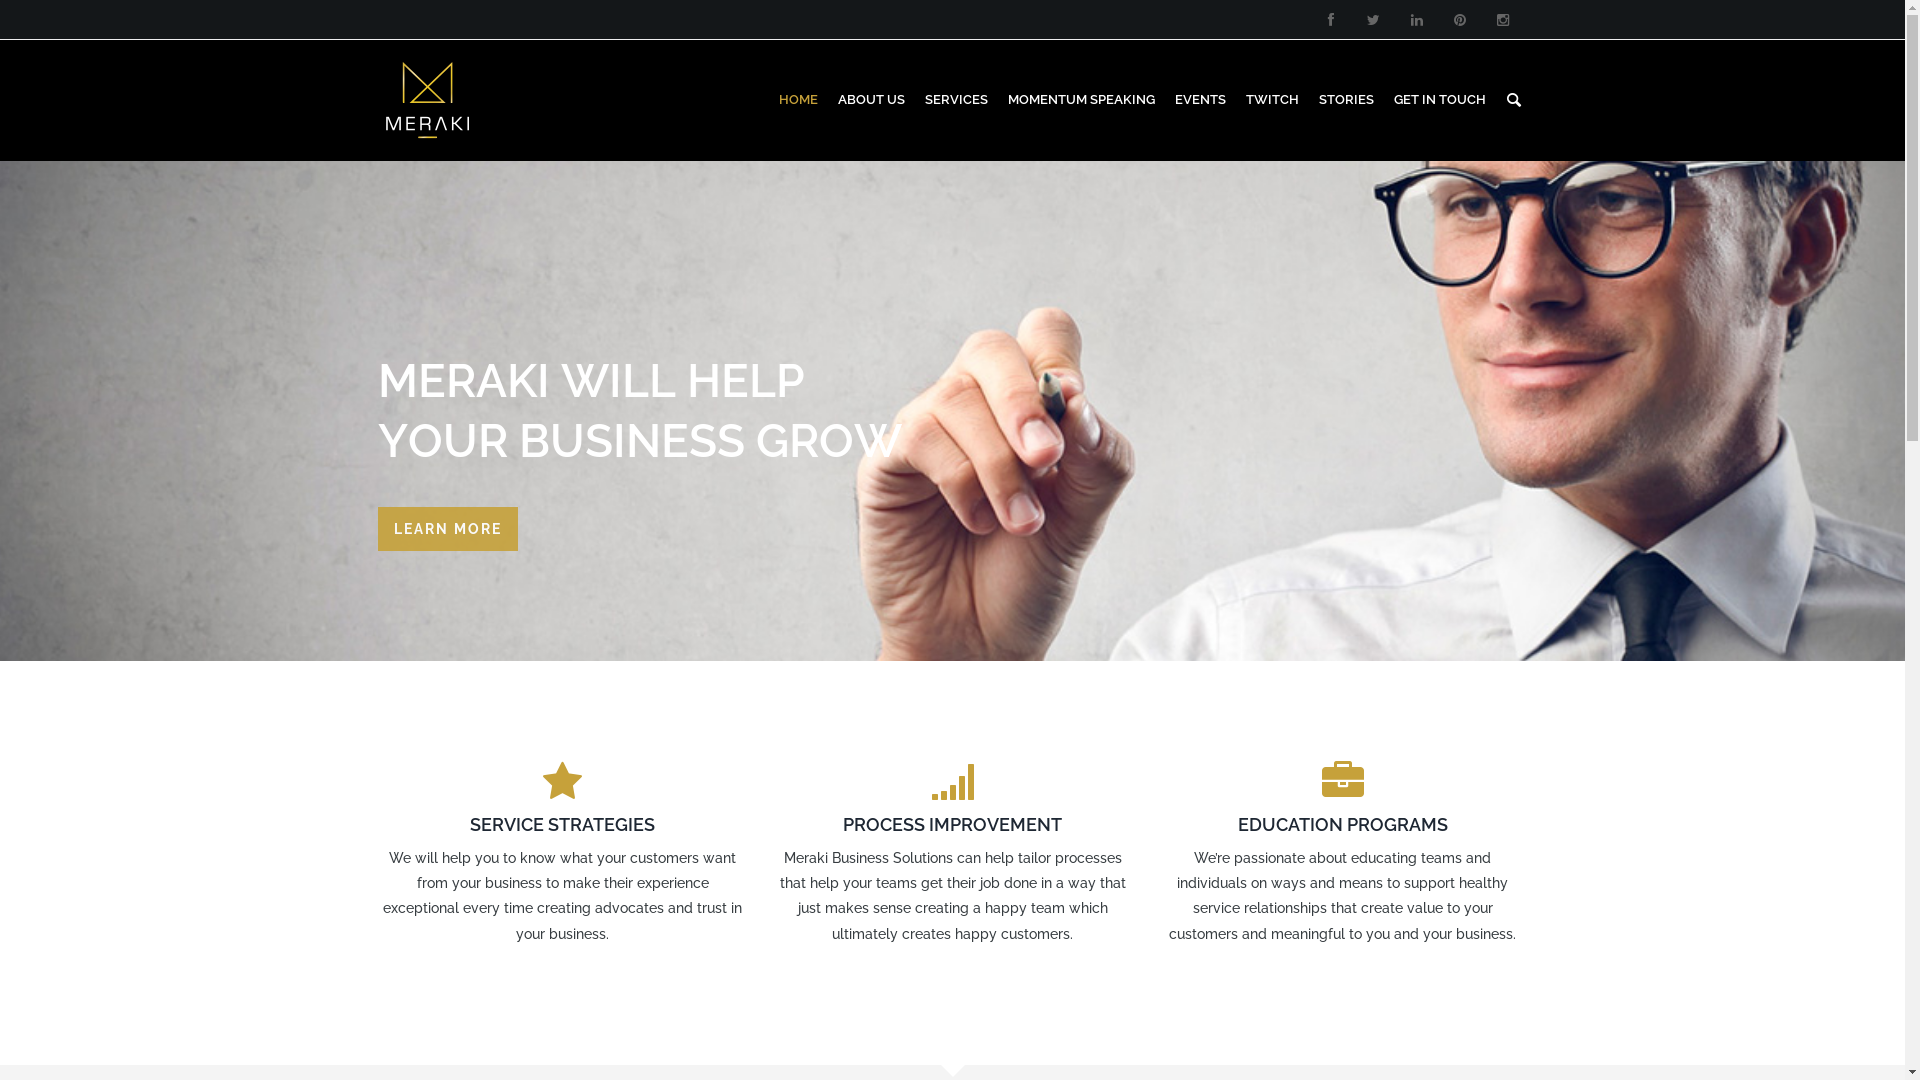 Image resolution: width=1920 pixels, height=1080 pixels. What do you see at coordinates (1459, 19) in the screenshot?
I see `'pinterest'` at bounding box center [1459, 19].